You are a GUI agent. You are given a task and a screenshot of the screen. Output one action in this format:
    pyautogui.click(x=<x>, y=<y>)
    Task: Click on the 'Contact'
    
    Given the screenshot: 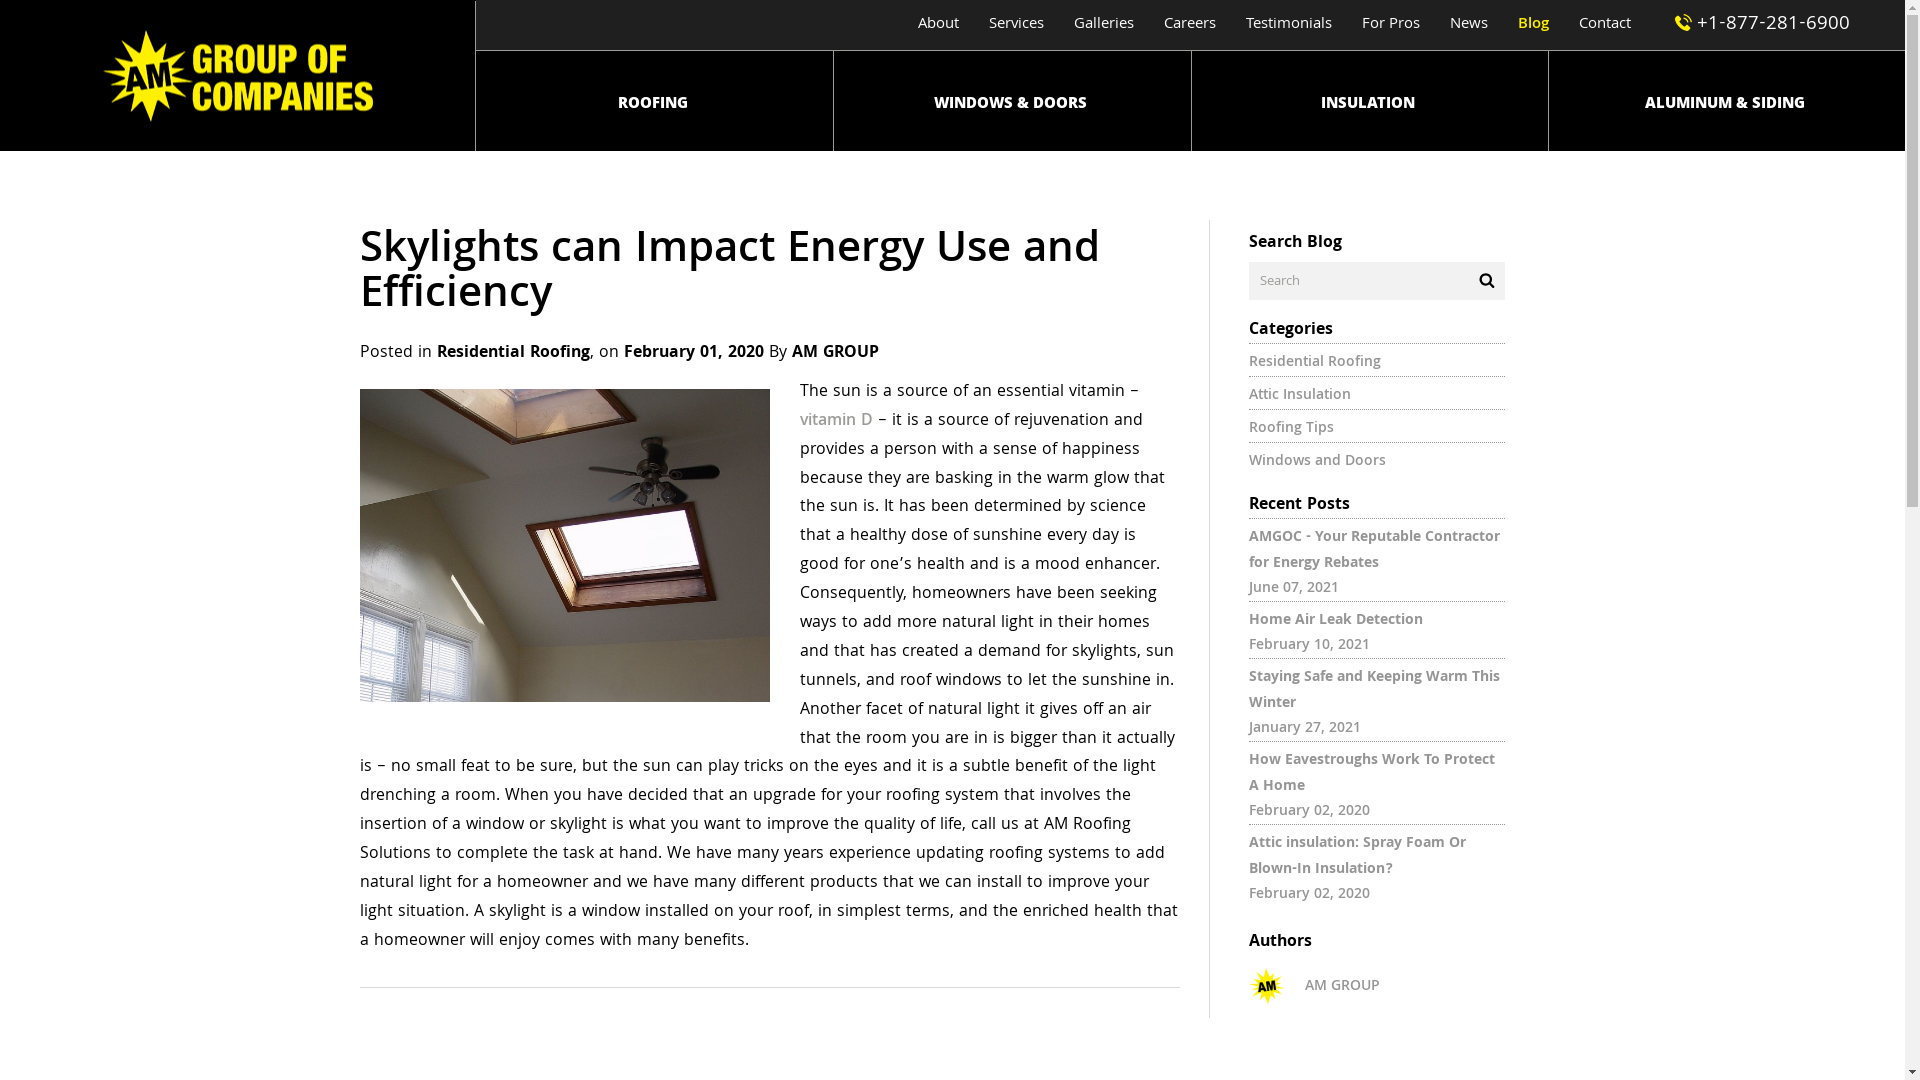 What is the action you would take?
    pyautogui.click(x=1604, y=24)
    